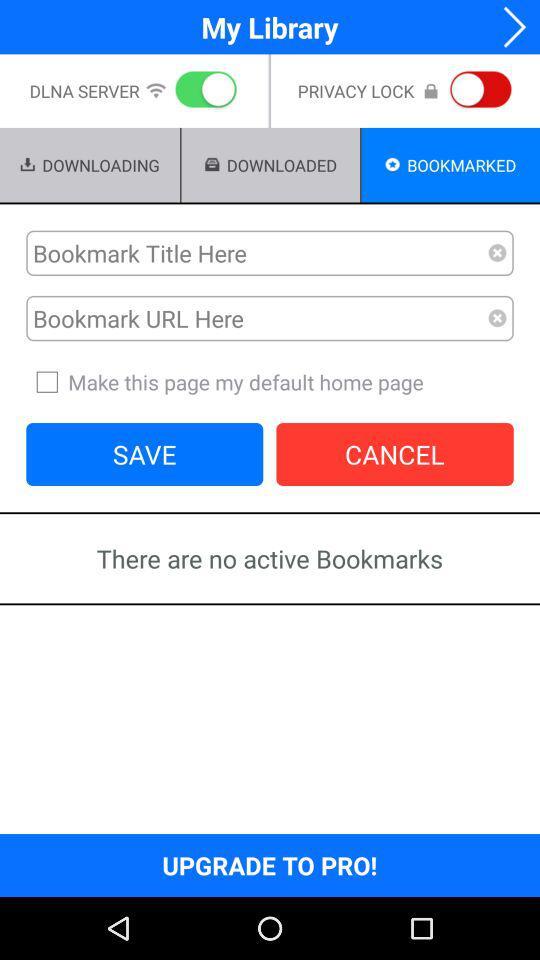  I want to click on bookmark in word, so click(257, 252).